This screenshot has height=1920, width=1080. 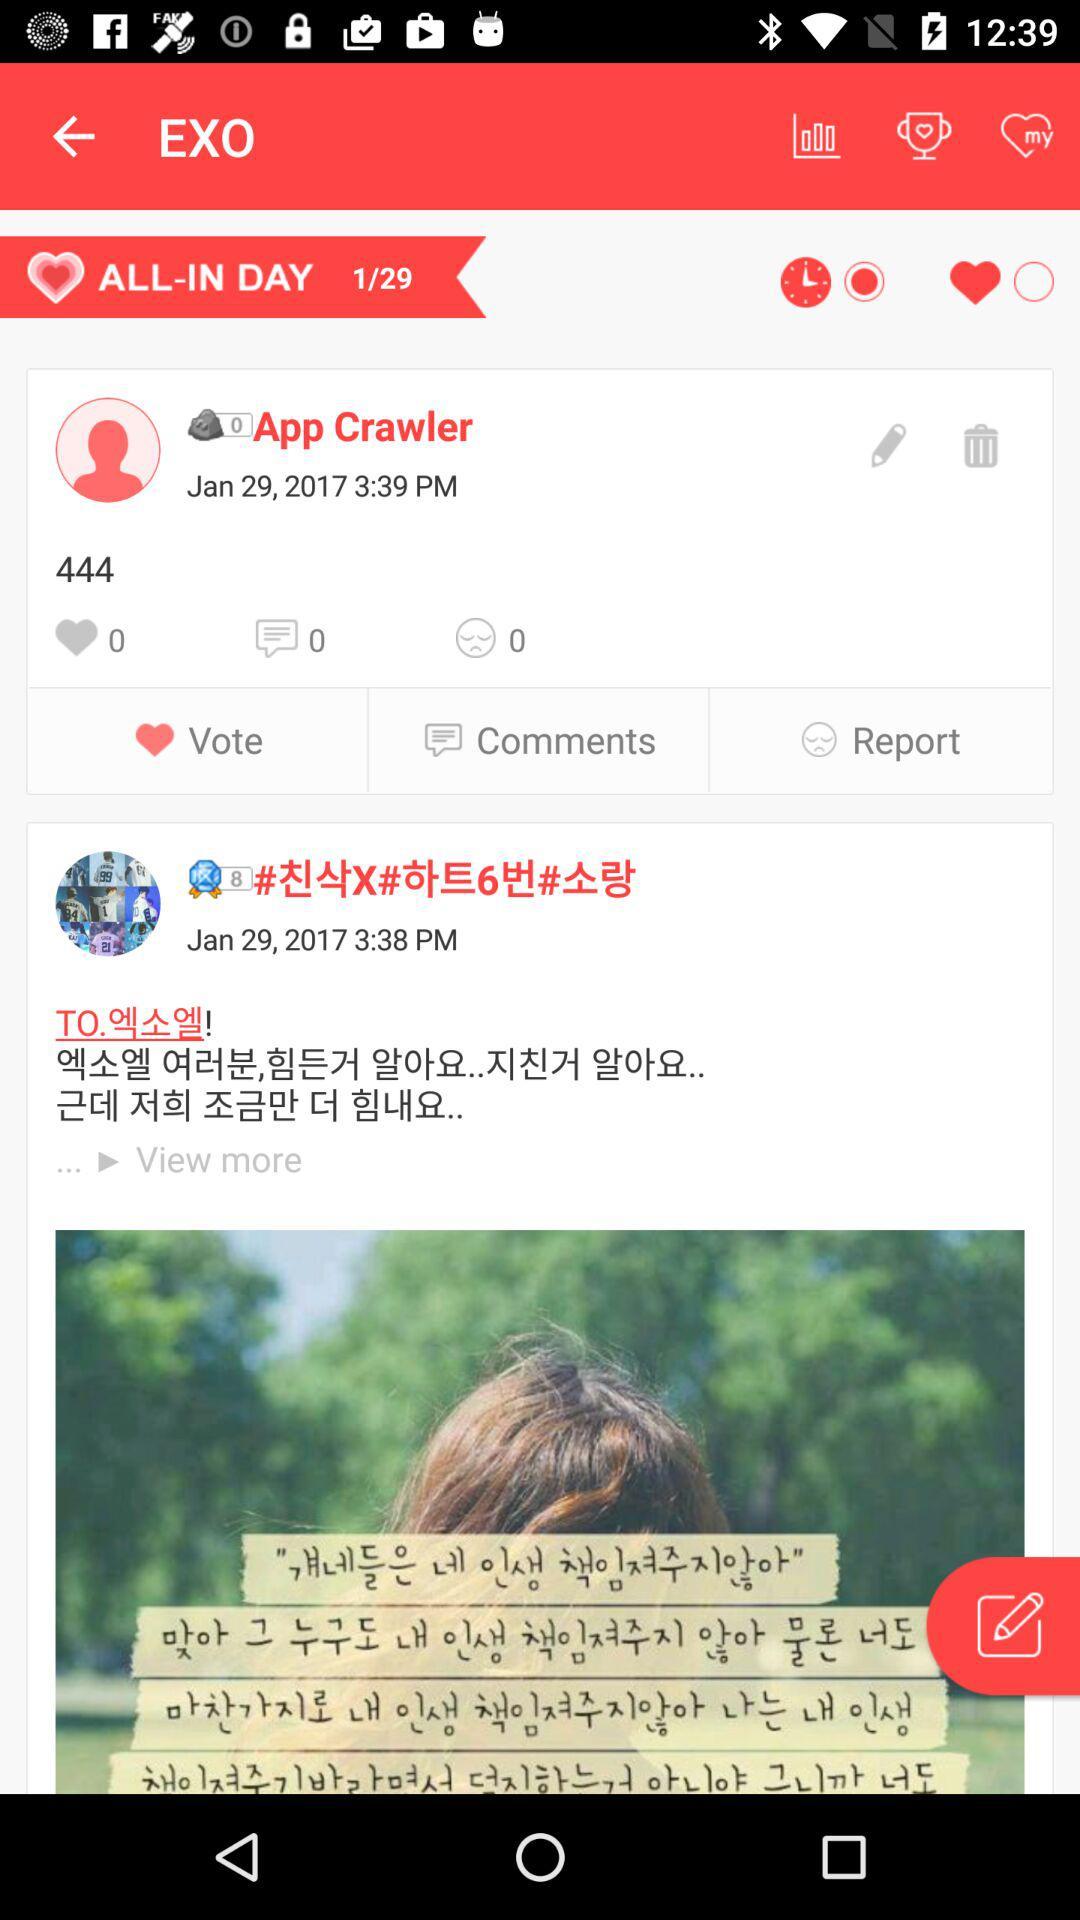 What do you see at coordinates (482, 636) in the screenshot?
I see `reaction` at bounding box center [482, 636].